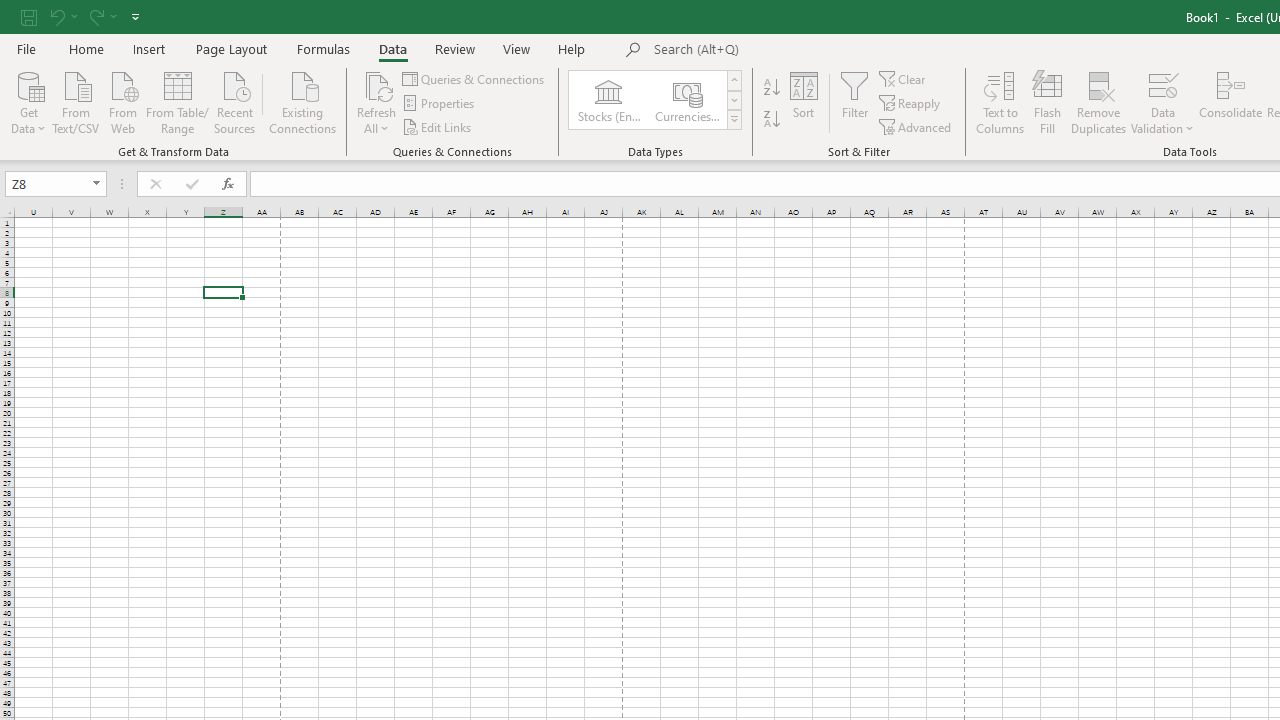 This screenshot has height=720, width=1280. What do you see at coordinates (791, 49) in the screenshot?
I see `'Microsoft search'` at bounding box center [791, 49].